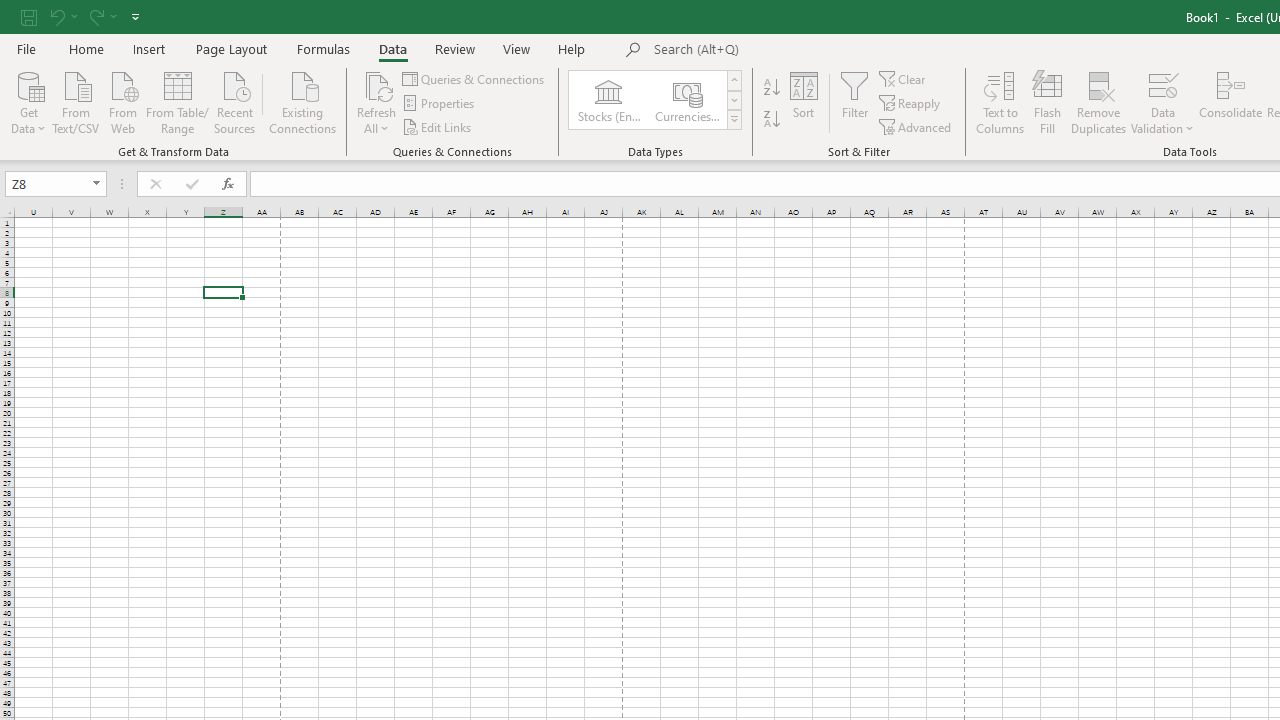 This screenshot has height=720, width=1280. What do you see at coordinates (791, 49) in the screenshot?
I see `'Microsoft search'` at bounding box center [791, 49].